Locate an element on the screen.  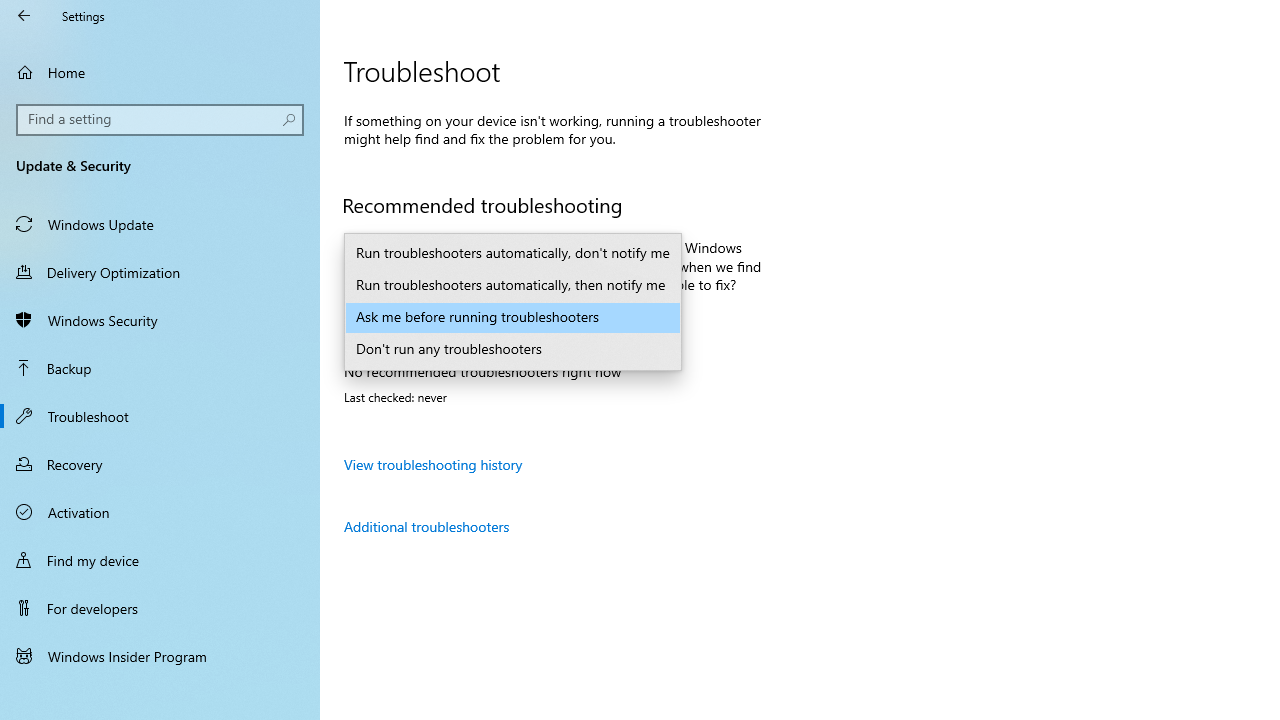
'Run troubleshooters automatically, then notify me' is located at coordinates (513, 285).